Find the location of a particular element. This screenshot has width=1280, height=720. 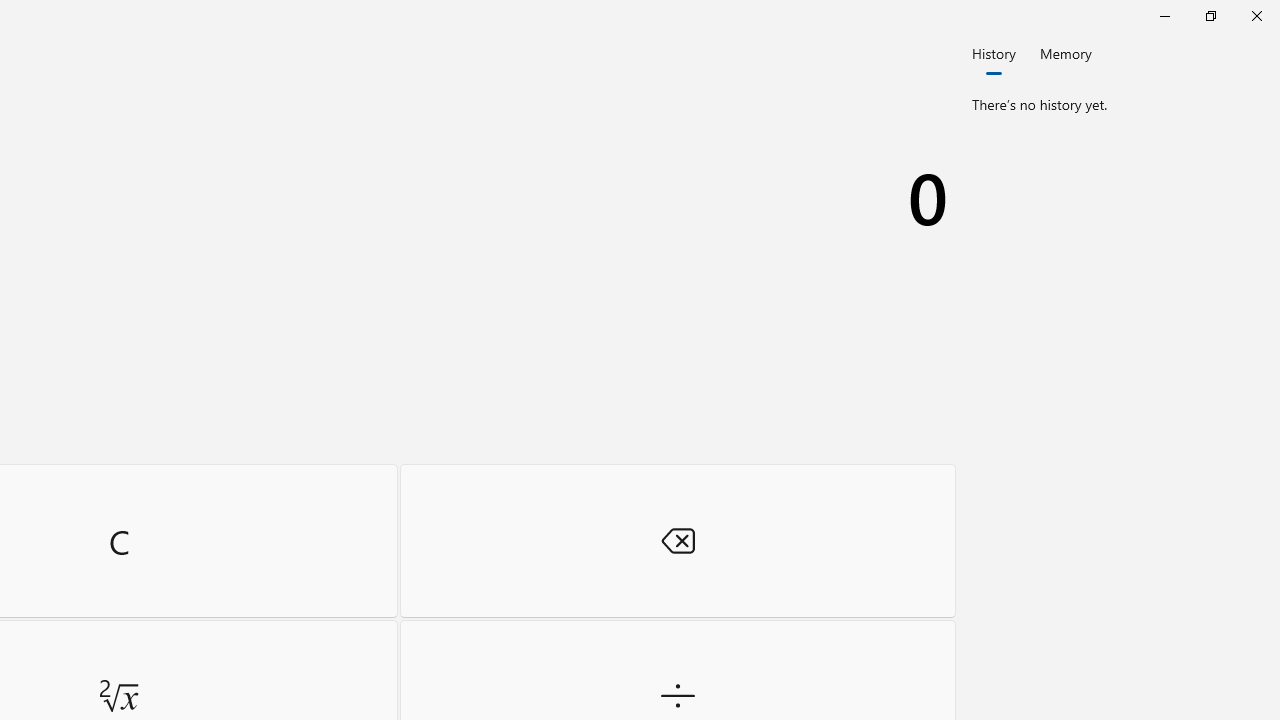

'Restore Calculator' is located at coordinates (1209, 15).